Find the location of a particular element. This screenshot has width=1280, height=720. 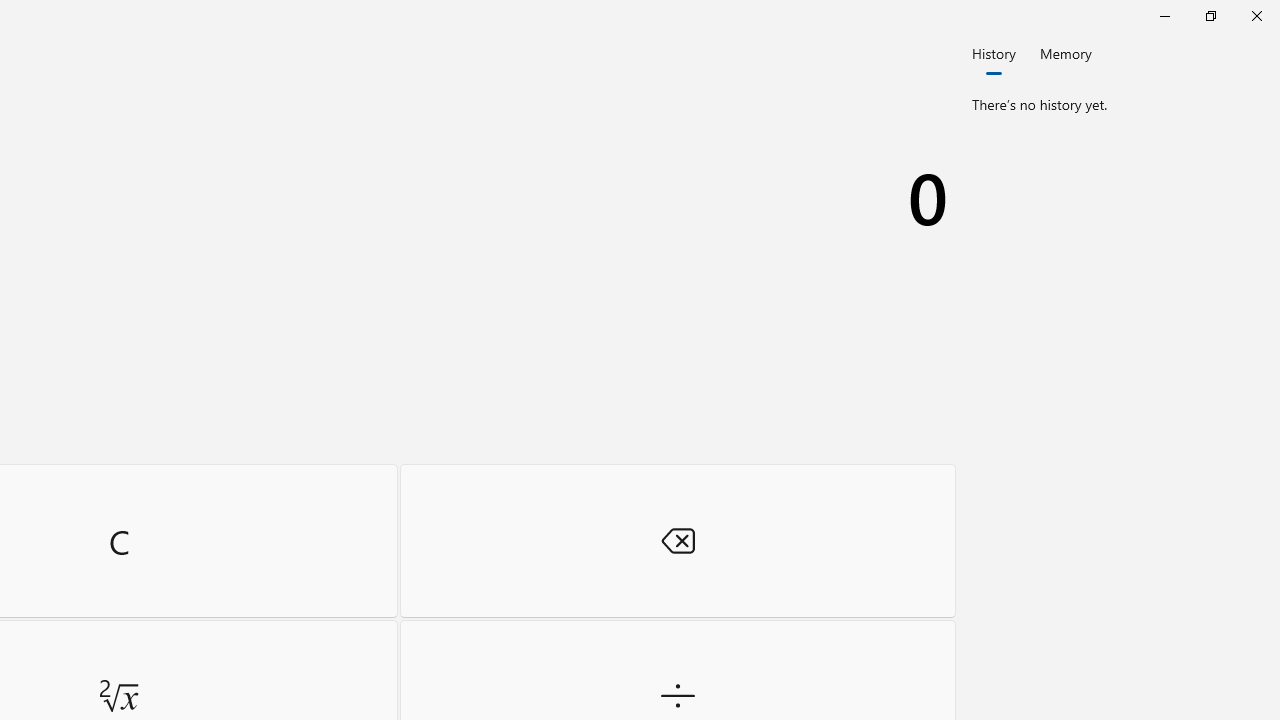

'Restore Calculator' is located at coordinates (1209, 15).